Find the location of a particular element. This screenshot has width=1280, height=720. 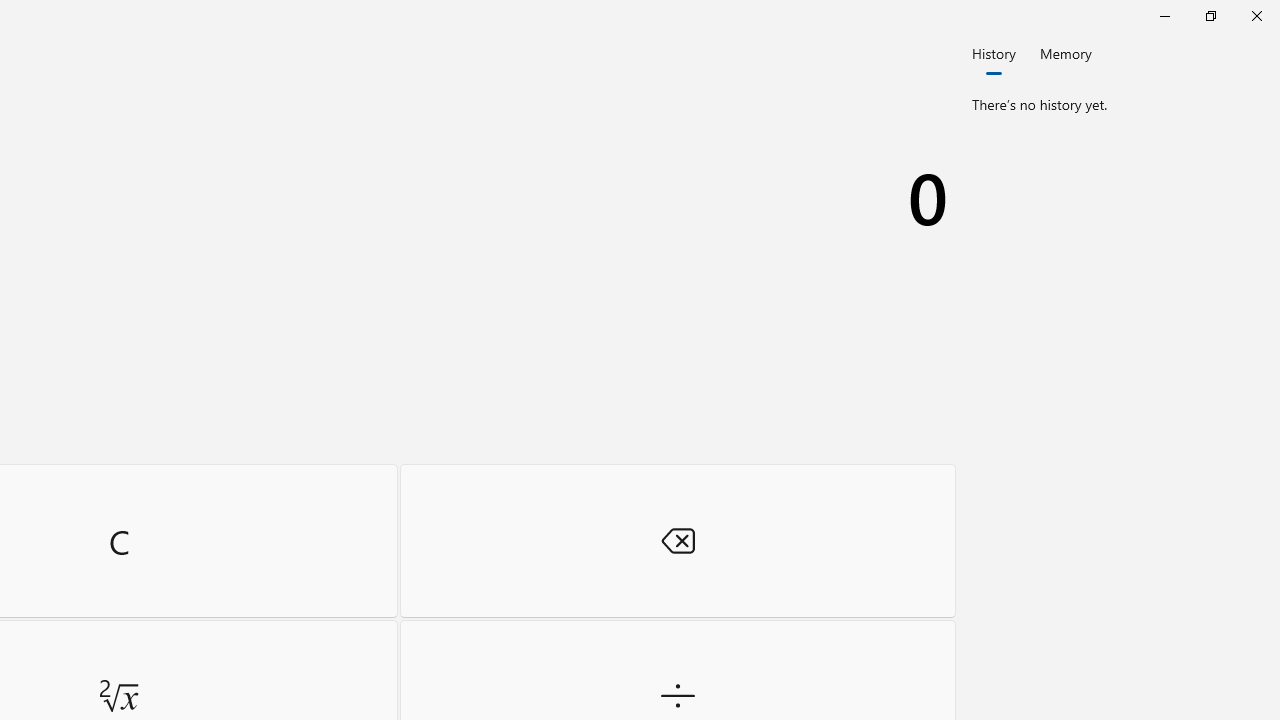

'Restore Calculator' is located at coordinates (1209, 15).